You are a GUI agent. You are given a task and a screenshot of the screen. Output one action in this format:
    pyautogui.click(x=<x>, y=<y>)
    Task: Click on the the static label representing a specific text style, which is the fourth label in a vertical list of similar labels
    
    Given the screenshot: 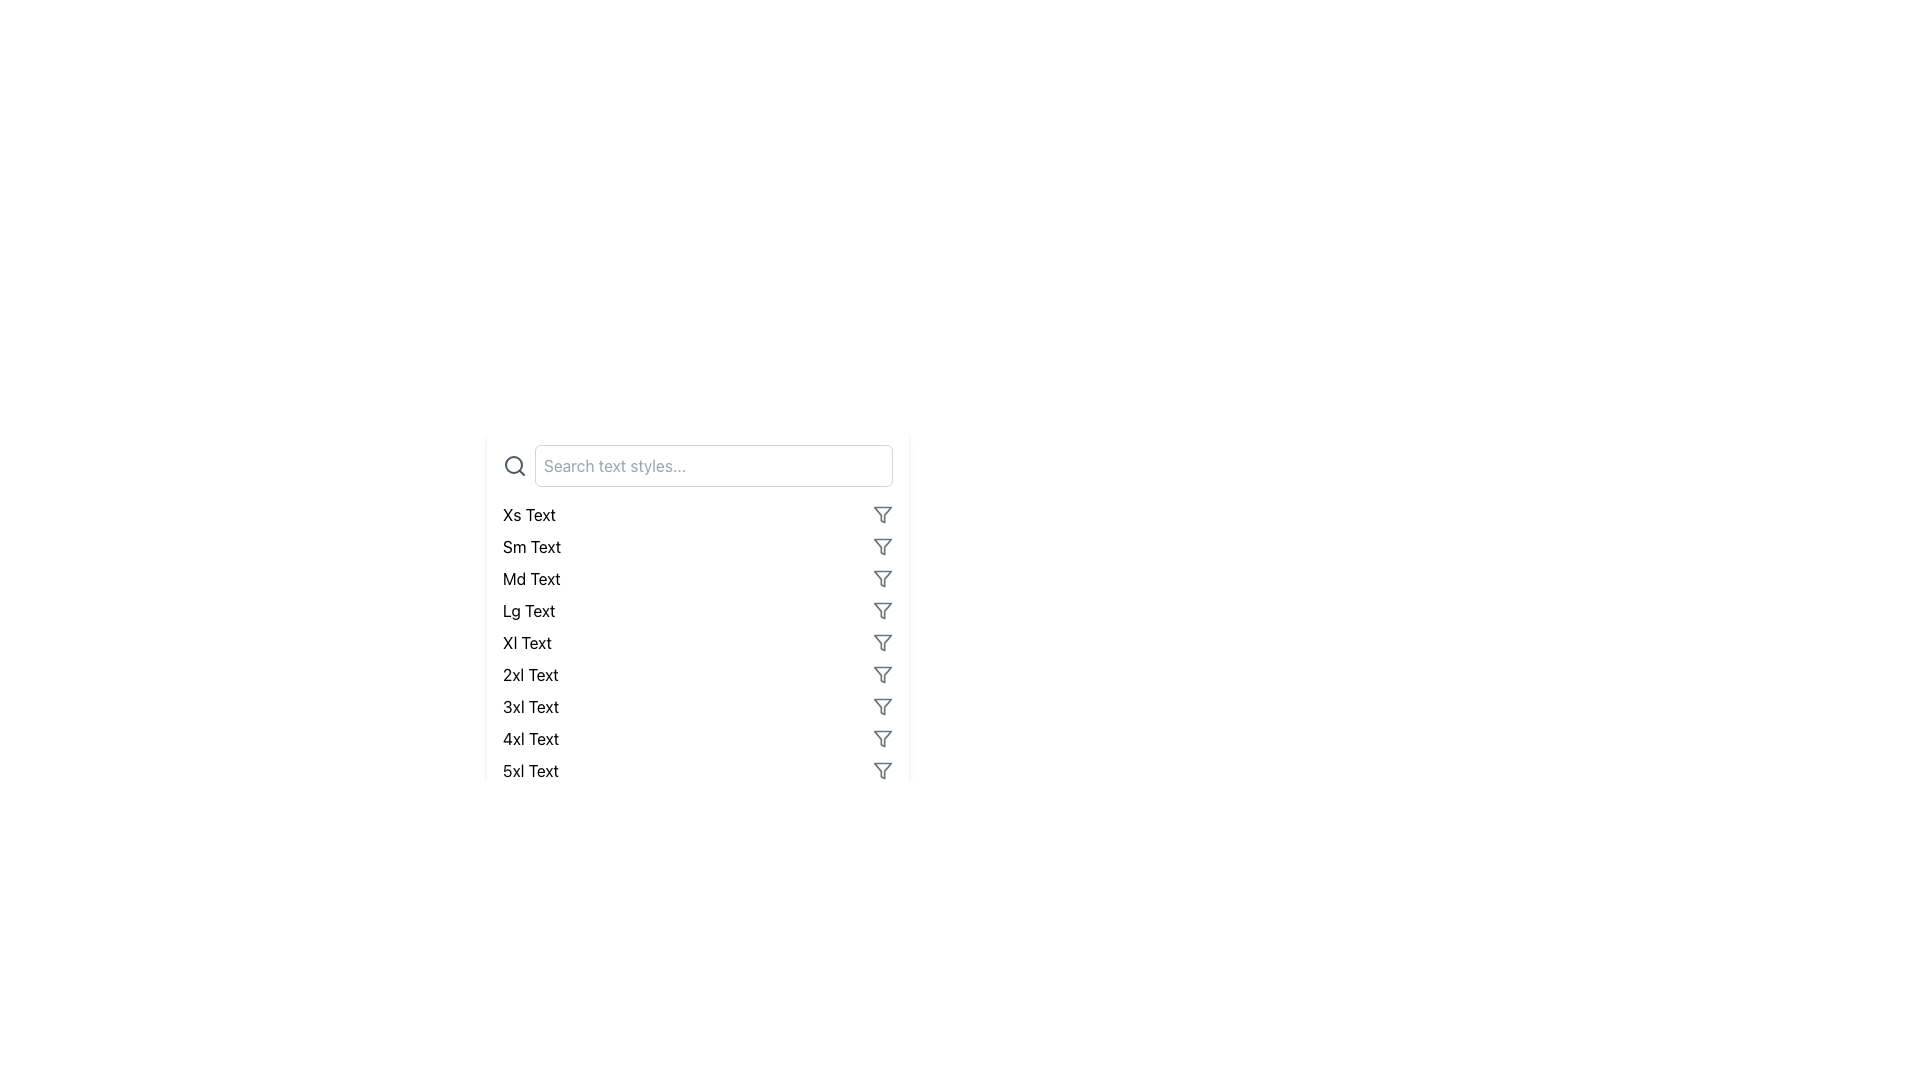 What is the action you would take?
    pyautogui.click(x=529, y=609)
    